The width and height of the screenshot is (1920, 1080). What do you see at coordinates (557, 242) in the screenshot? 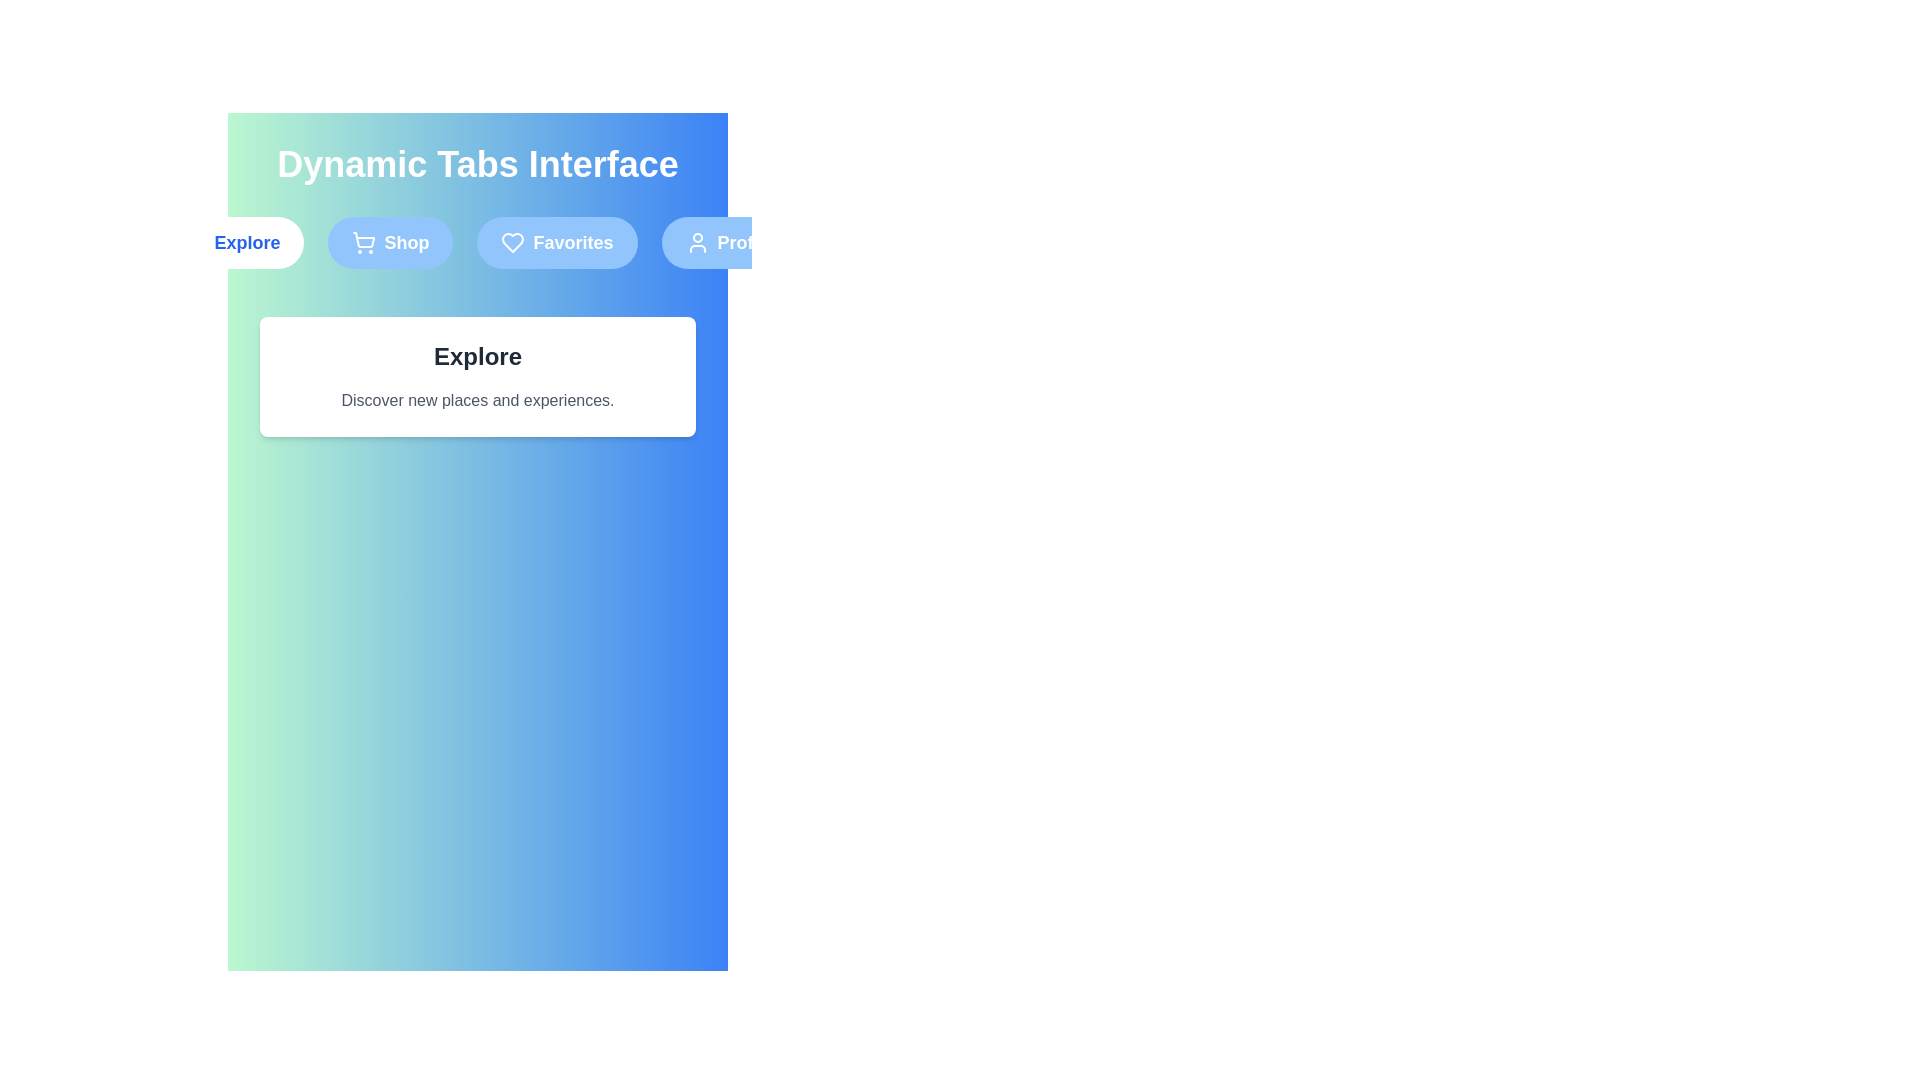
I see `the Favorites tab by clicking on its label` at bounding box center [557, 242].